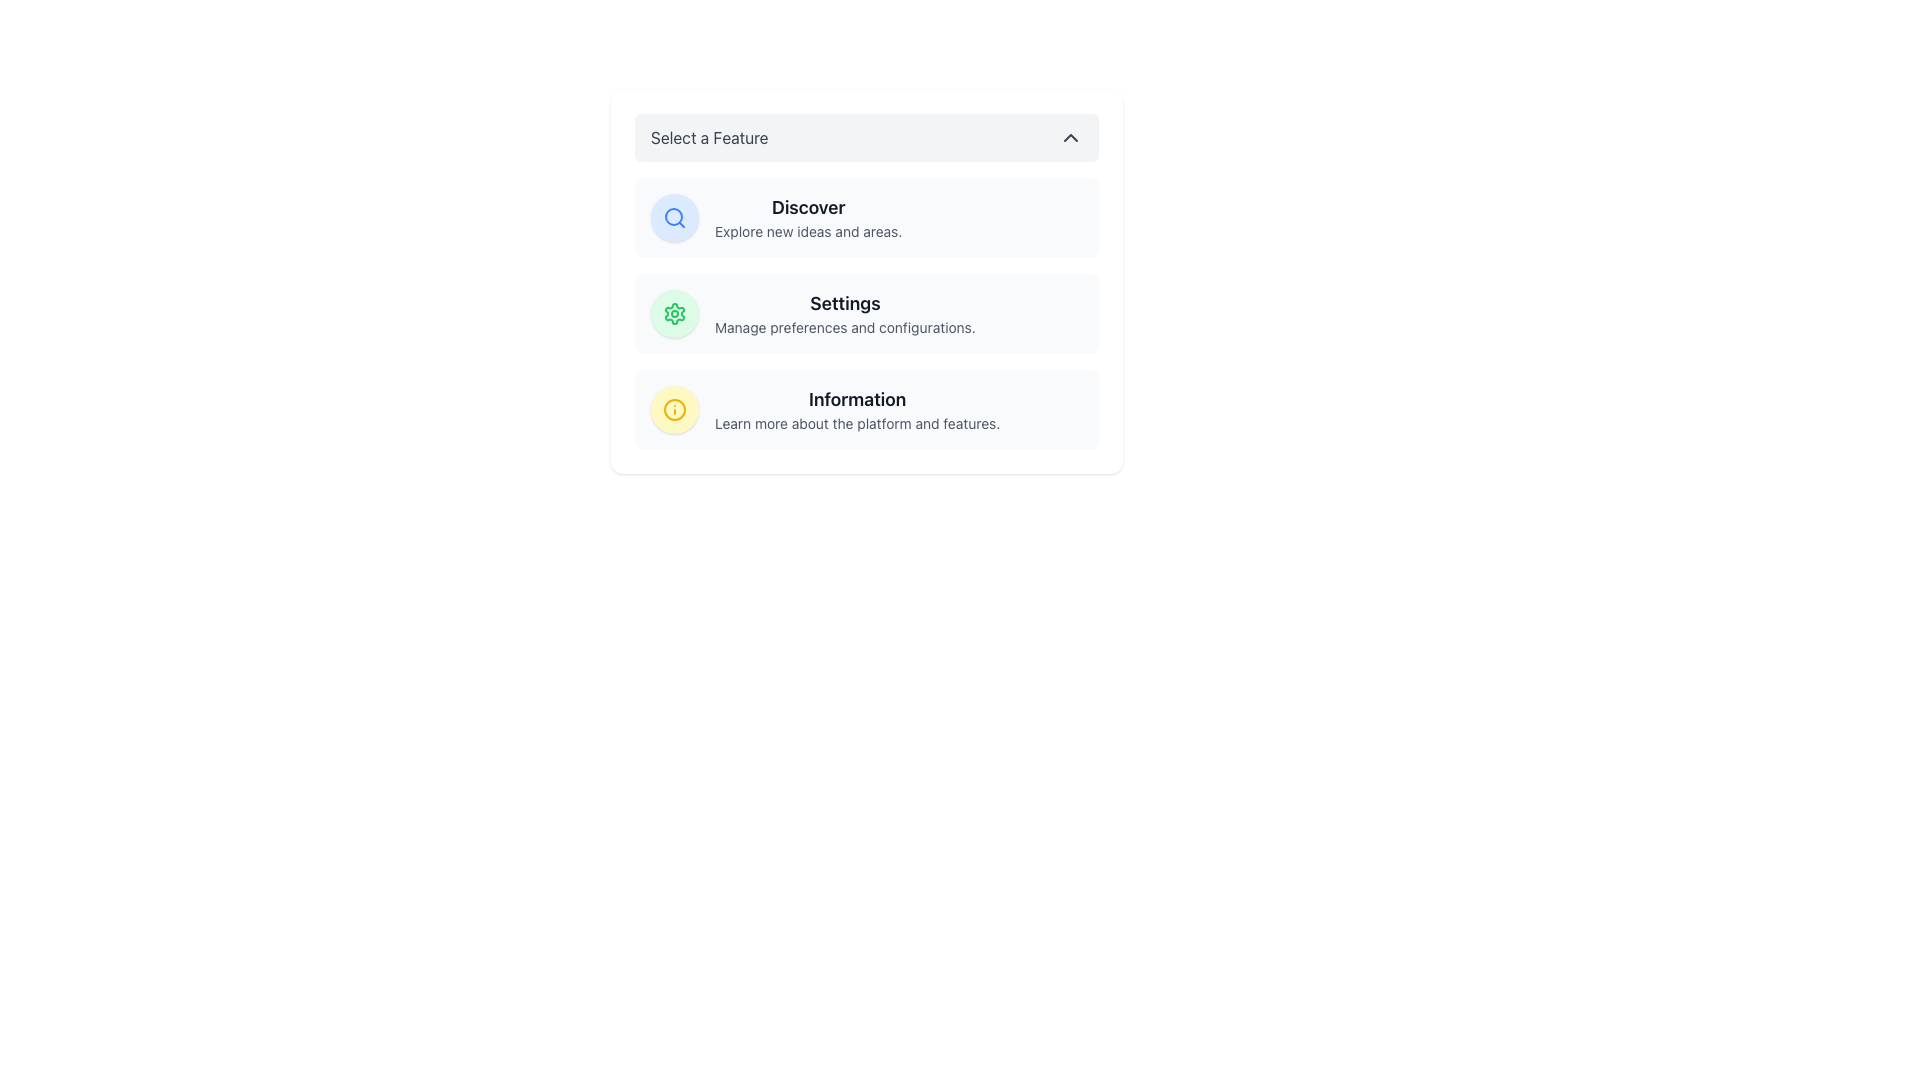 This screenshot has height=1080, width=1920. Describe the element at coordinates (675, 408) in the screenshot. I see `the information icon represented by a question mark within a yellow circle, located in the third group from the top` at that location.